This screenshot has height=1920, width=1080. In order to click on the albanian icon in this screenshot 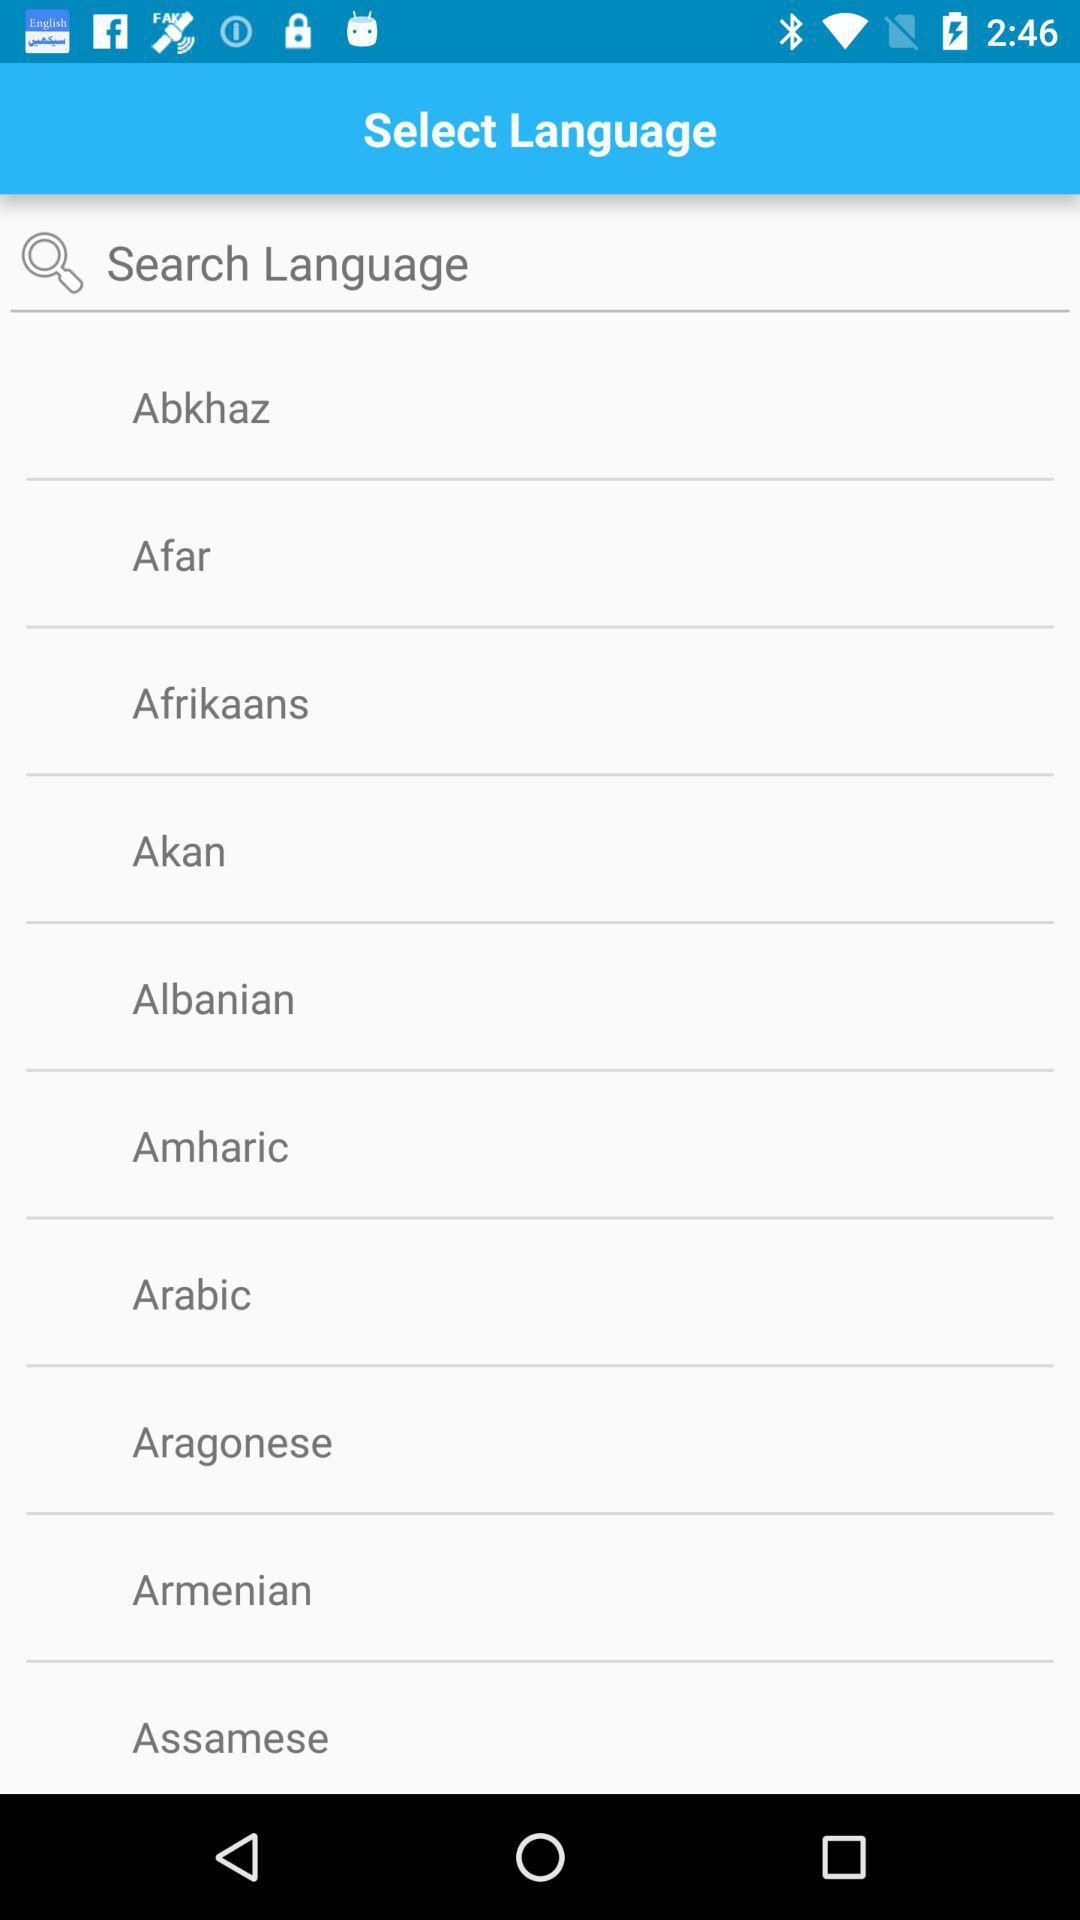, I will do `click(245, 997)`.